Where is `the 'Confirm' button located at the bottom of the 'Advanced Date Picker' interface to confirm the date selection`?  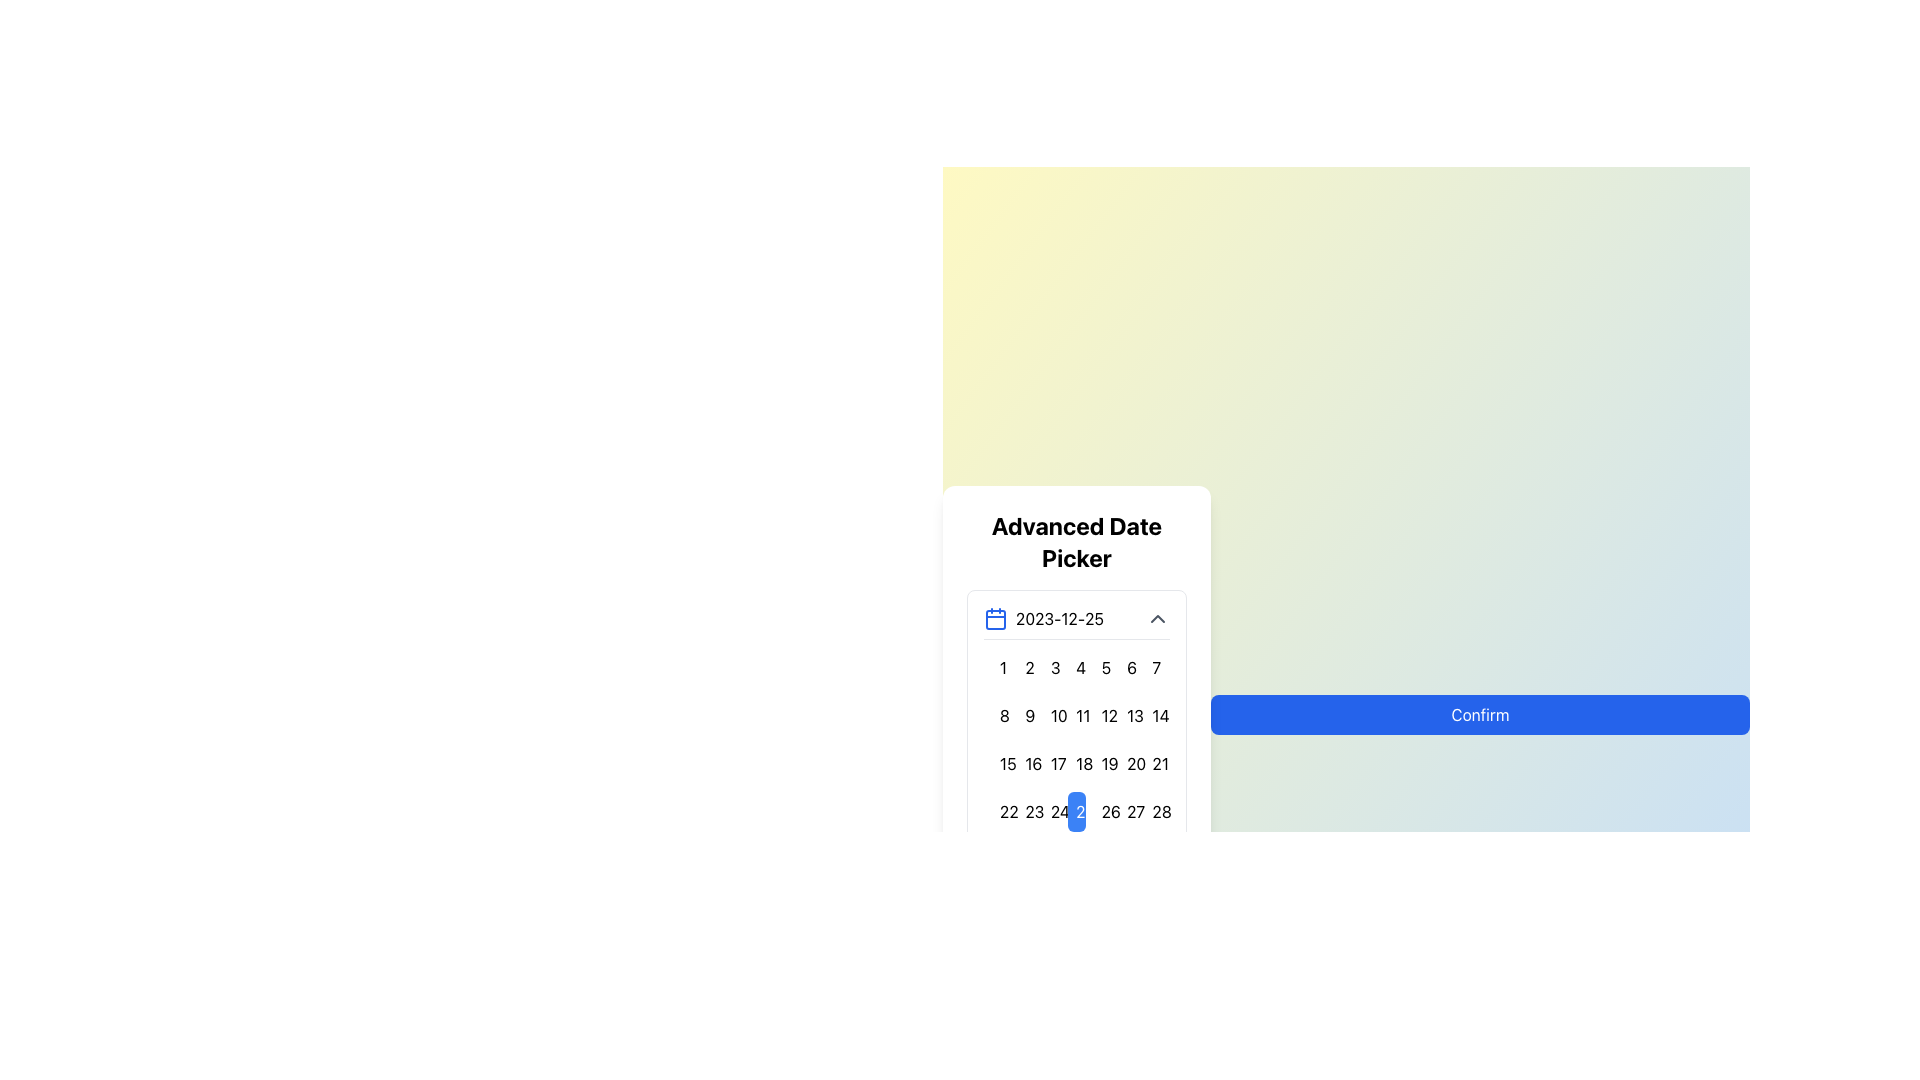 the 'Confirm' button located at the bottom of the 'Advanced Date Picker' interface to confirm the date selection is located at coordinates (1479, 713).